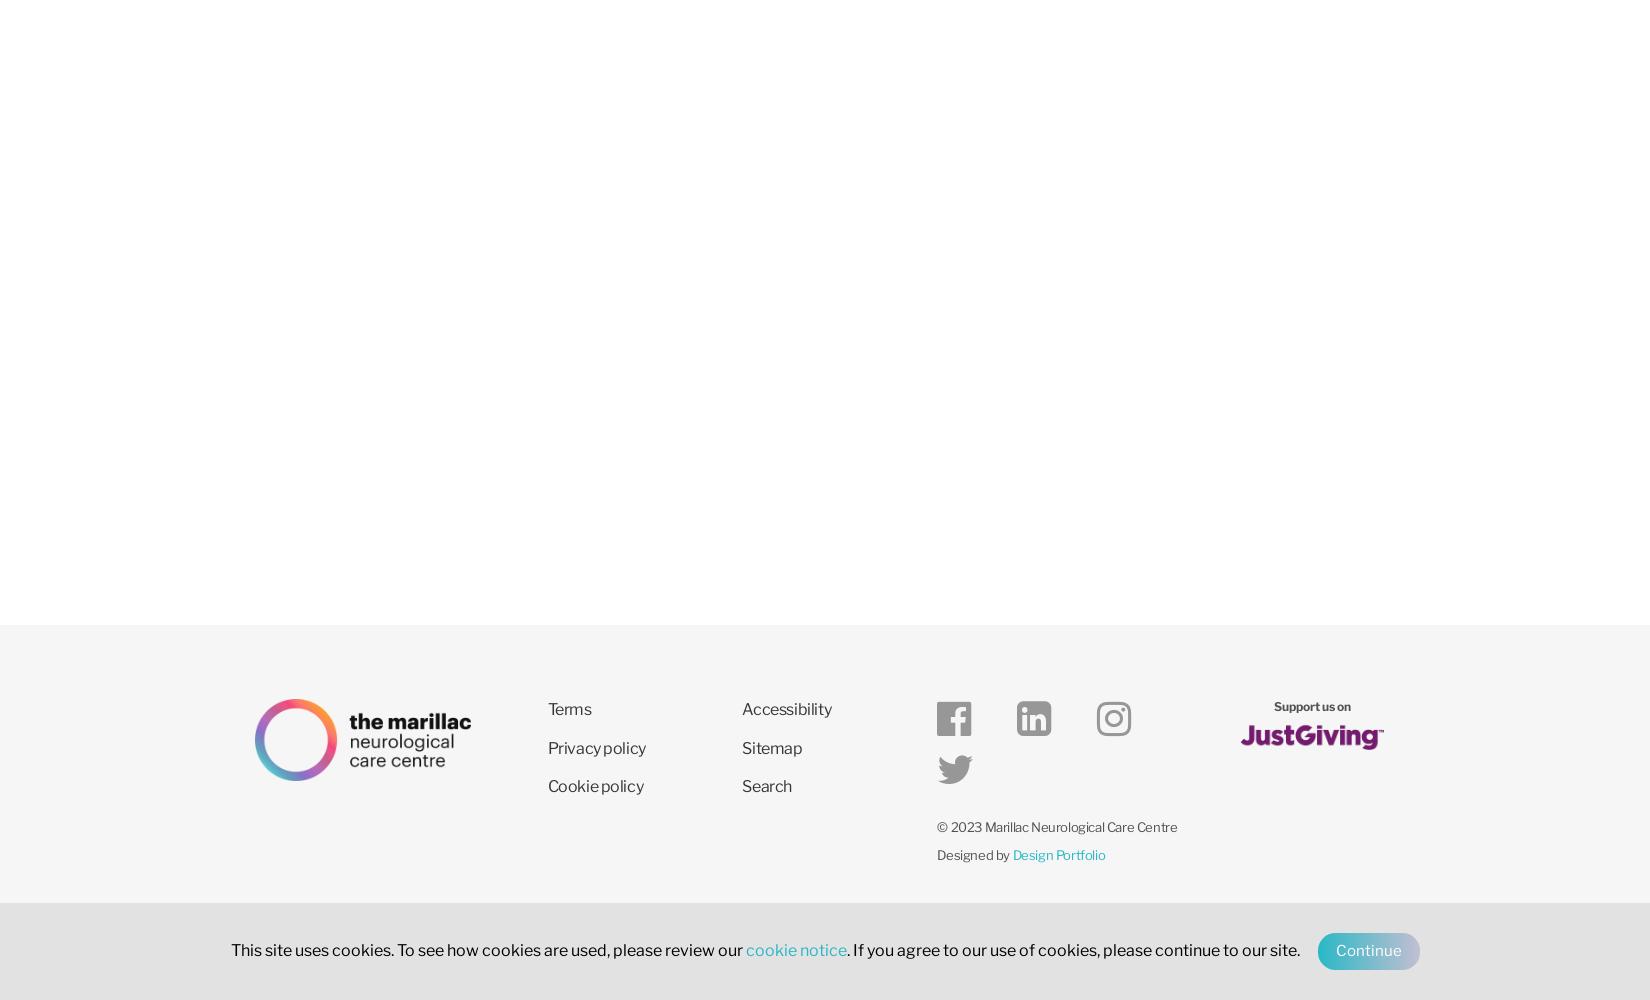  I want to click on 'Support us on', so click(1310, 705).